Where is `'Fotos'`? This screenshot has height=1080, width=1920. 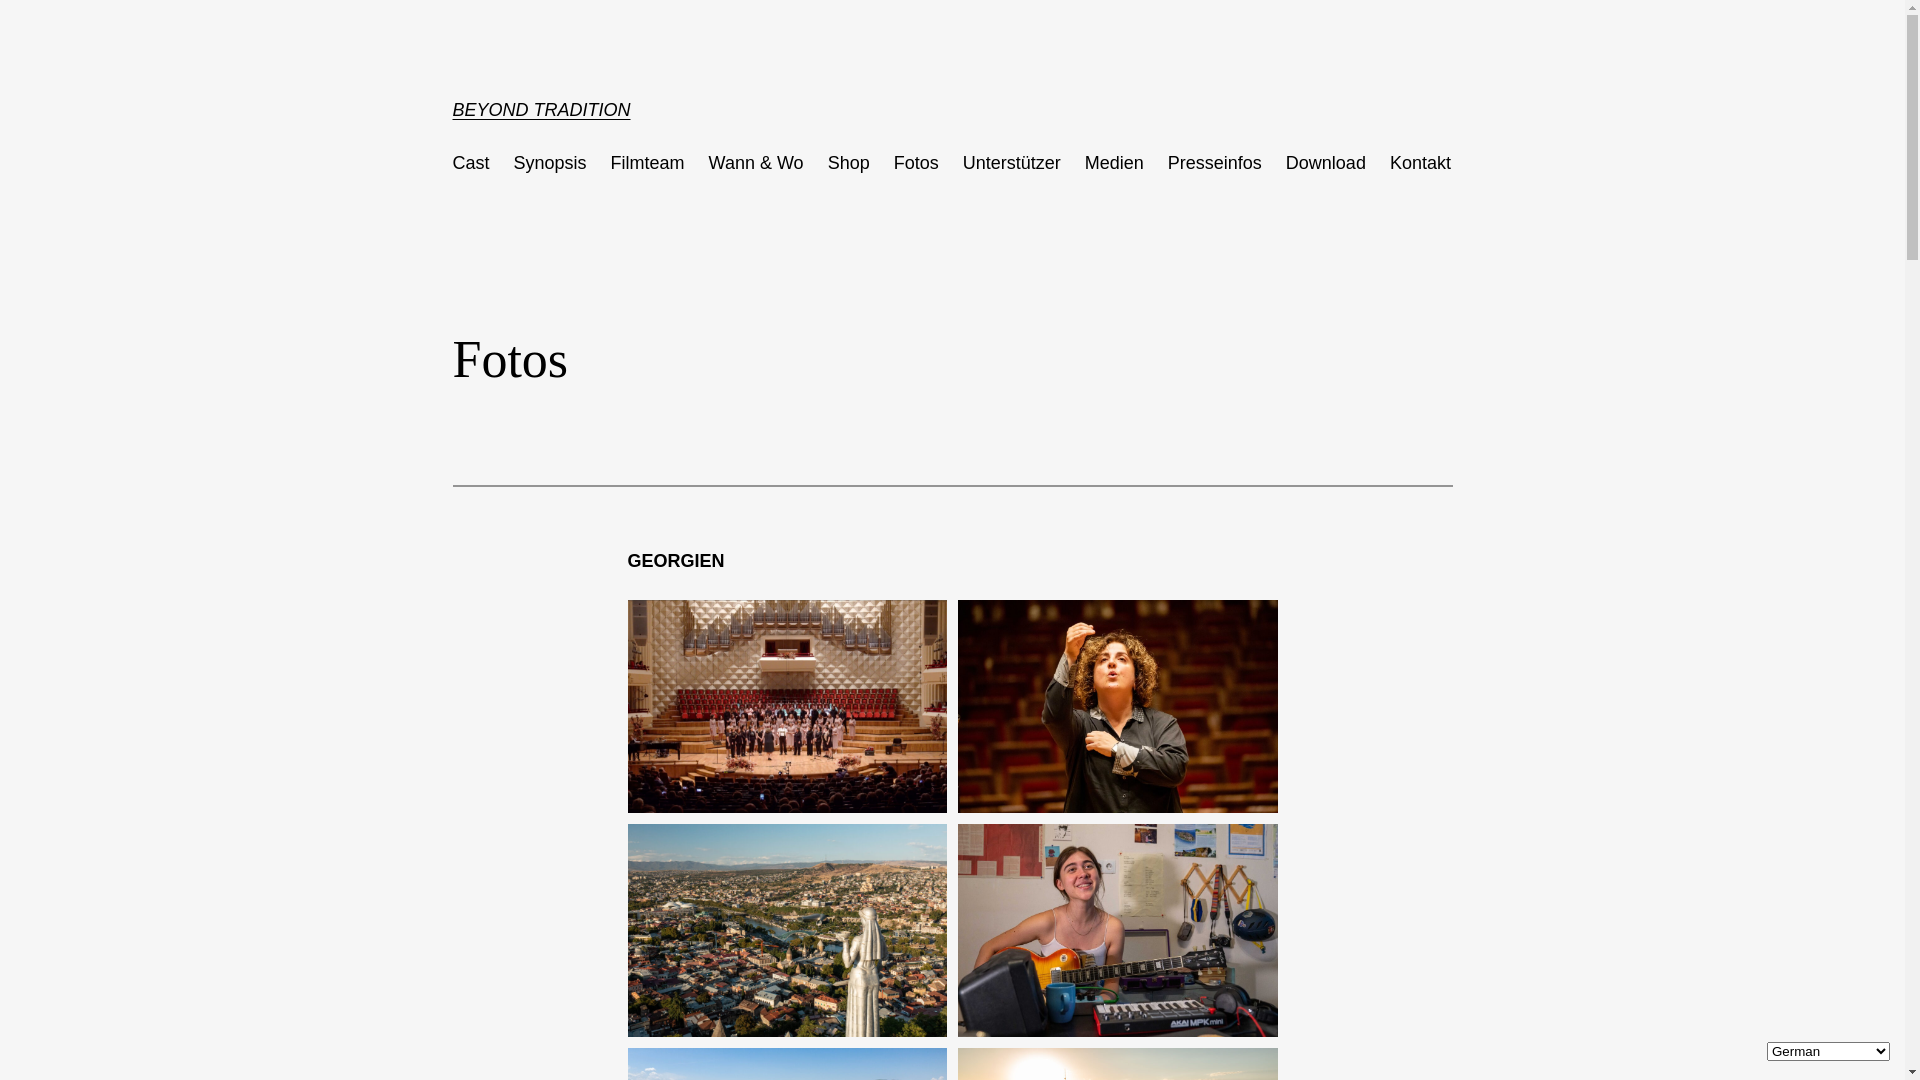
'Fotos' is located at coordinates (915, 162).